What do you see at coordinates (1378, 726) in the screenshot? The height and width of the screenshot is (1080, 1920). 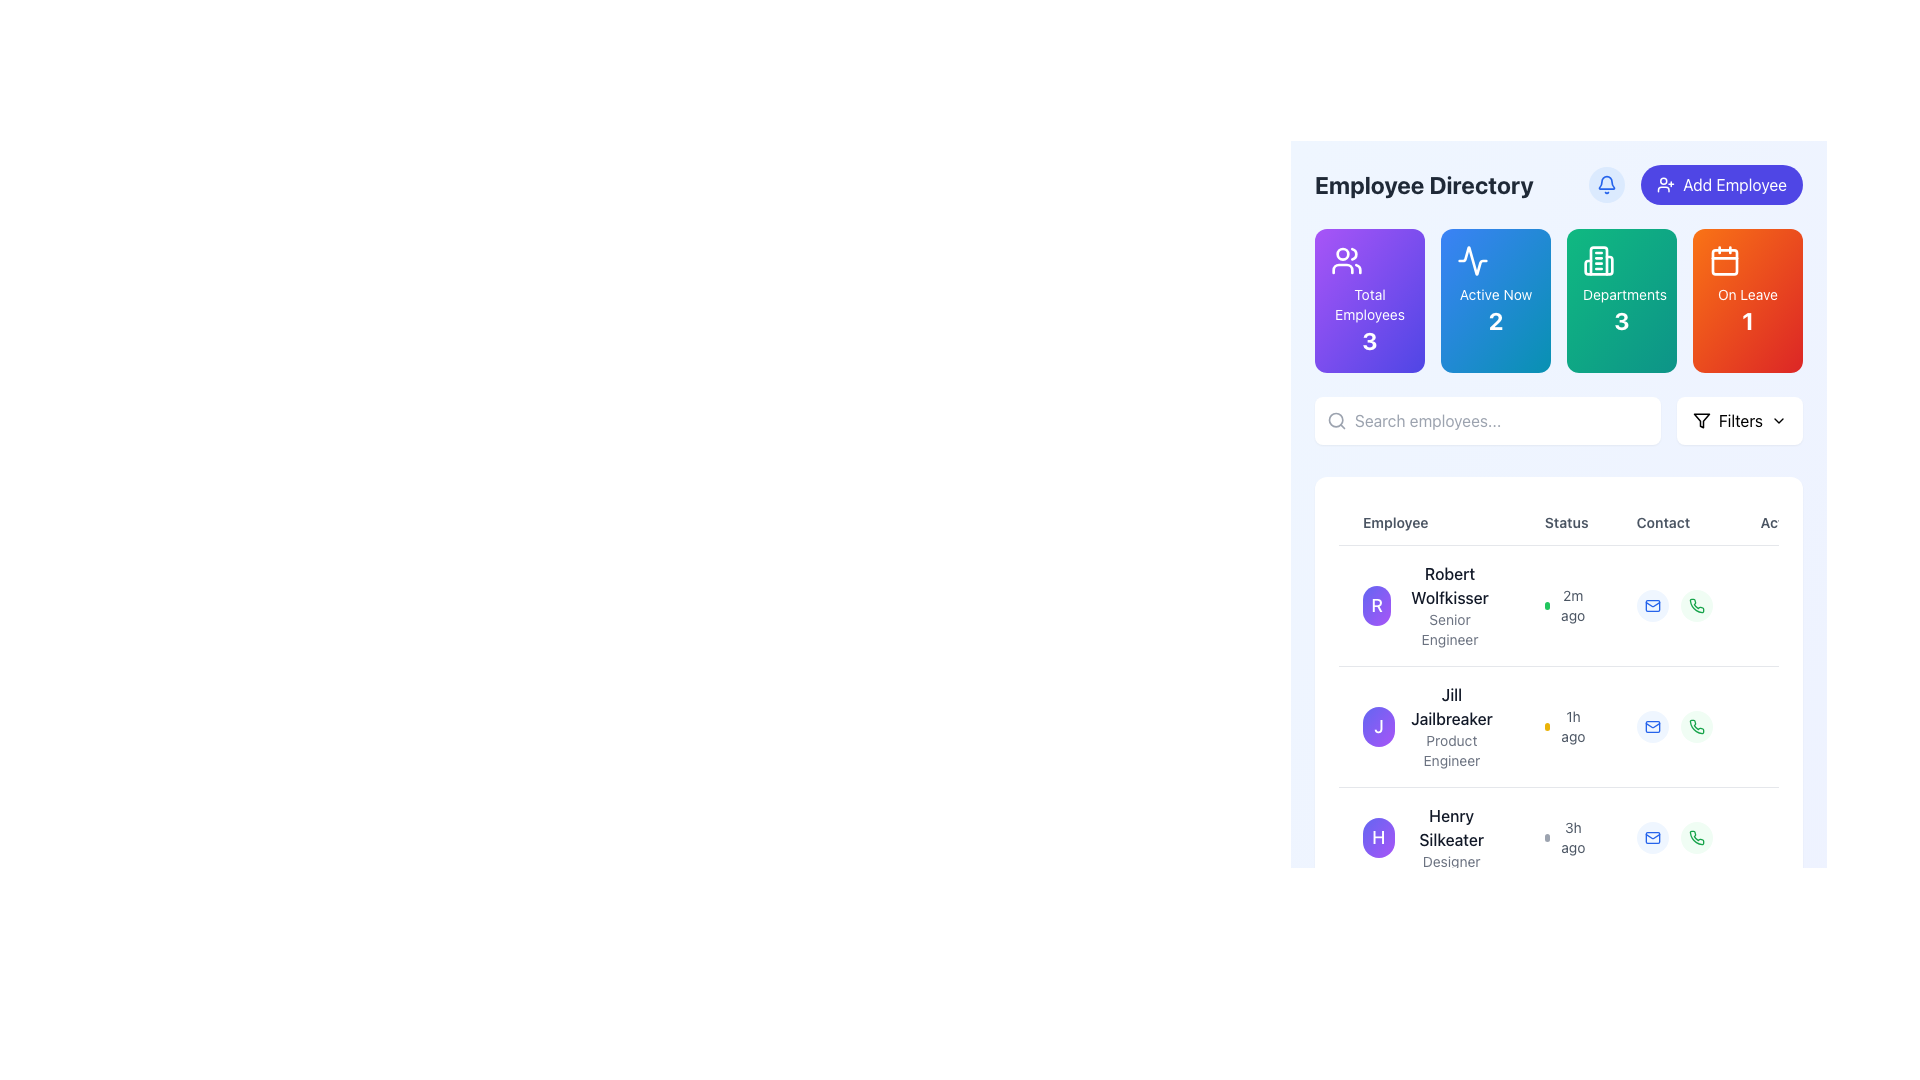 I see `the Profile Picture of Jill Jailbreaker, which is located in the Employee Directory interface, to the left of her name and title` at bounding box center [1378, 726].